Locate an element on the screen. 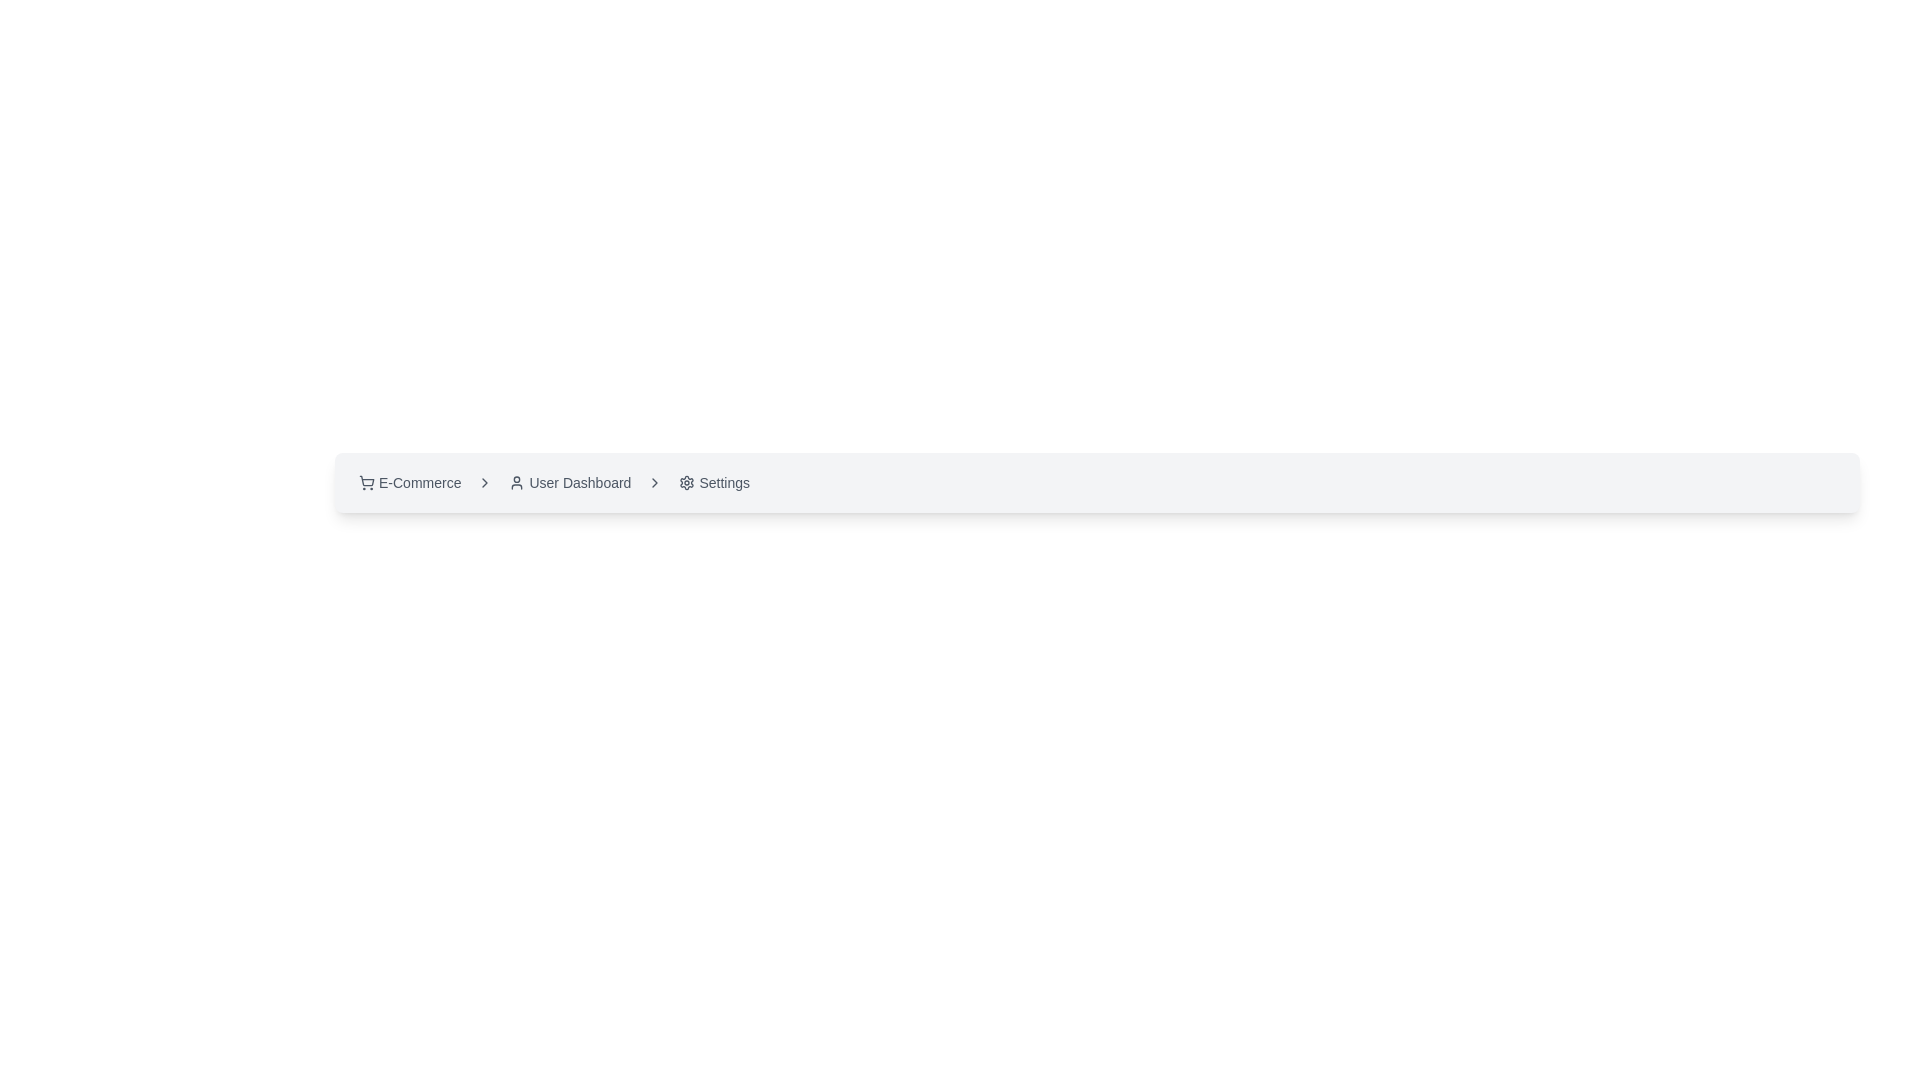 The image size is (1920, 1080). the first button on the left side of the horizontal layout is located at coordinates (409, 482).